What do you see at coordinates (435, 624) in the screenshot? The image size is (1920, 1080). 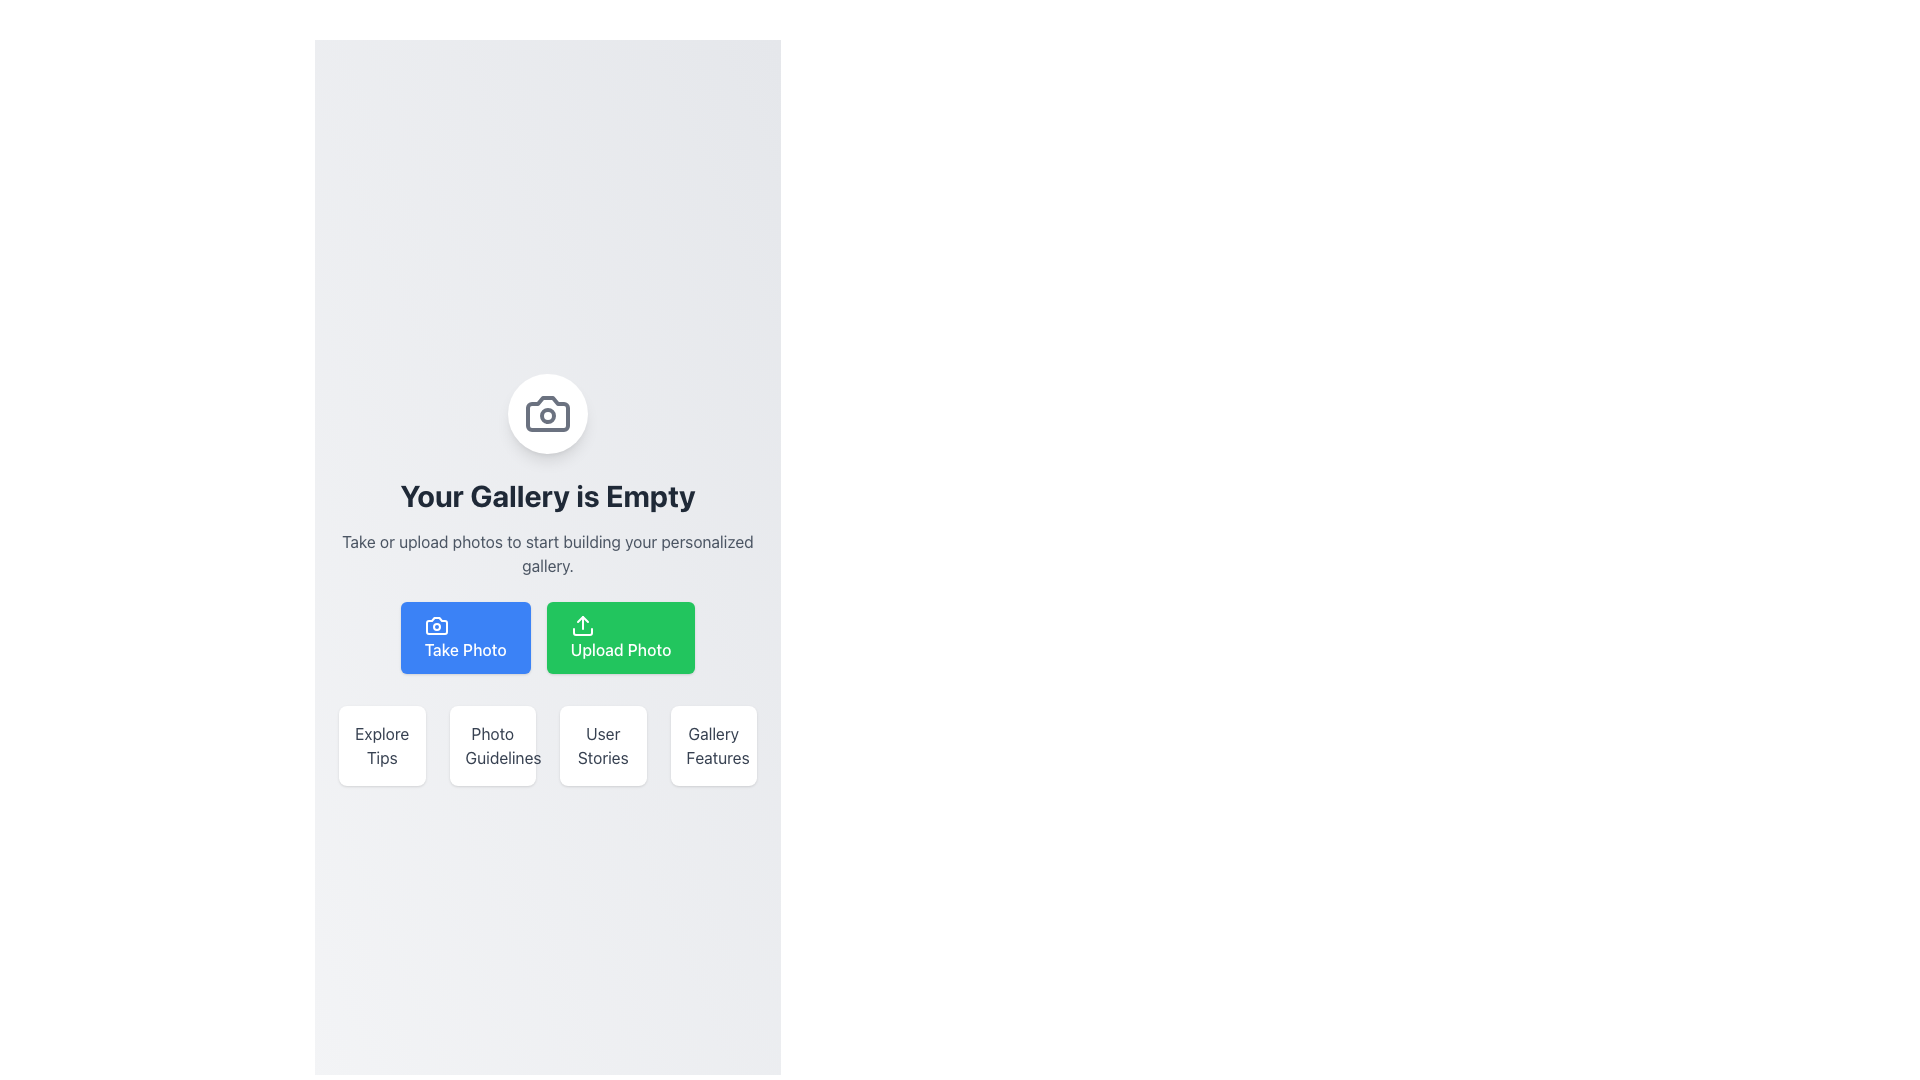 I see `the camera icon which is part of the 'Take Photo' button located above its textual label on the left side of the blue and green buttons` at bounding box center [435, 624].